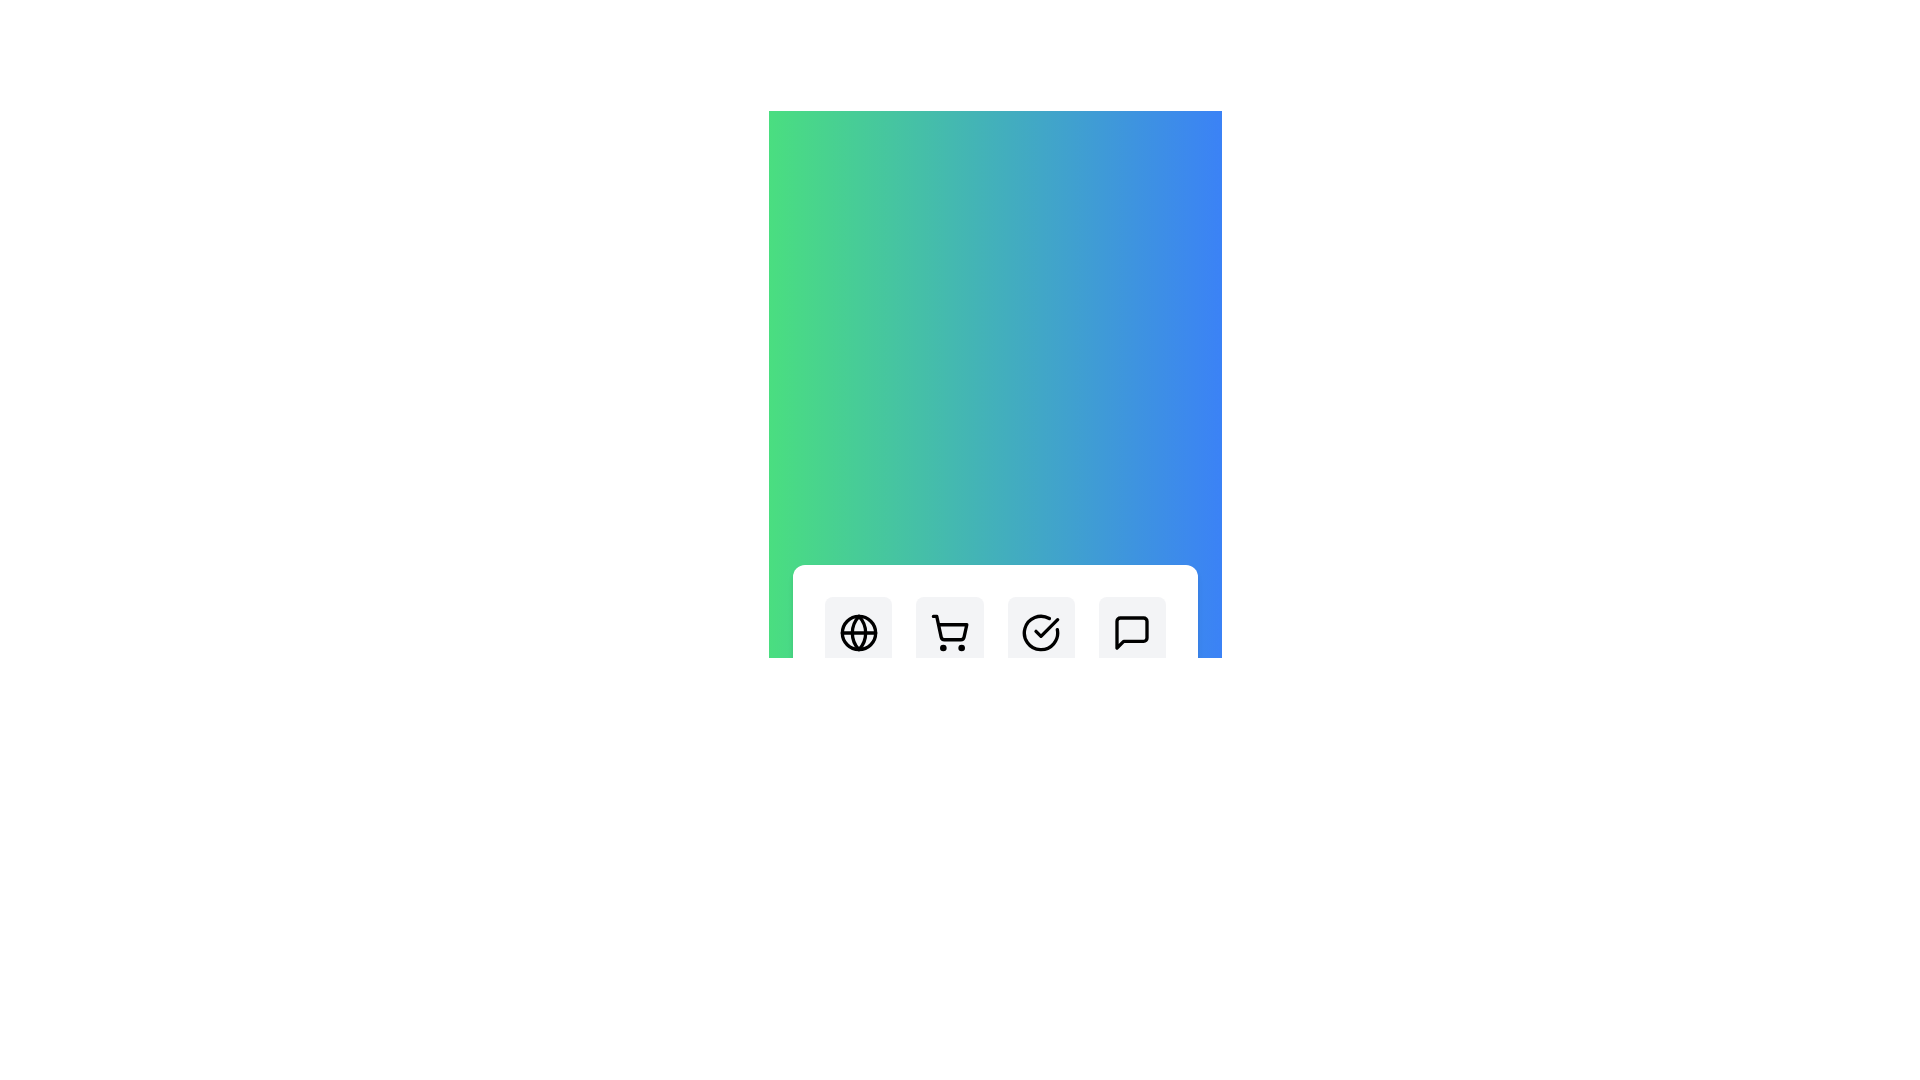 The width and height of the screenshot is (1920, 1080). What do you see at coordinates (1045, 627) in the screenshot?
I see `the checkmark styled SVG icon located in the third position of the bottom row of icons` at bounding box center [1045, 627].